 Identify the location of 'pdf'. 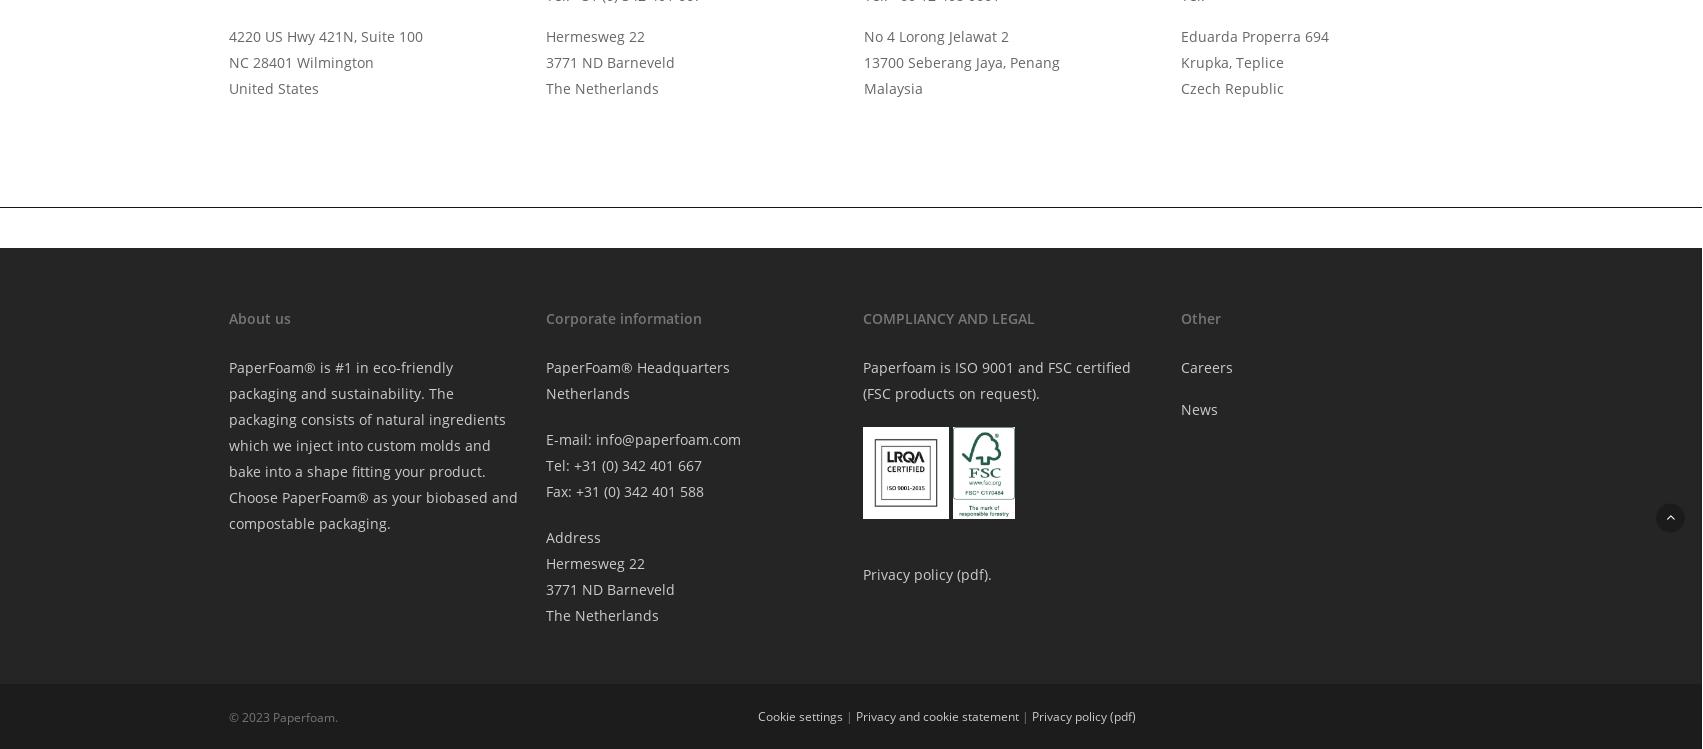
(971, 573).